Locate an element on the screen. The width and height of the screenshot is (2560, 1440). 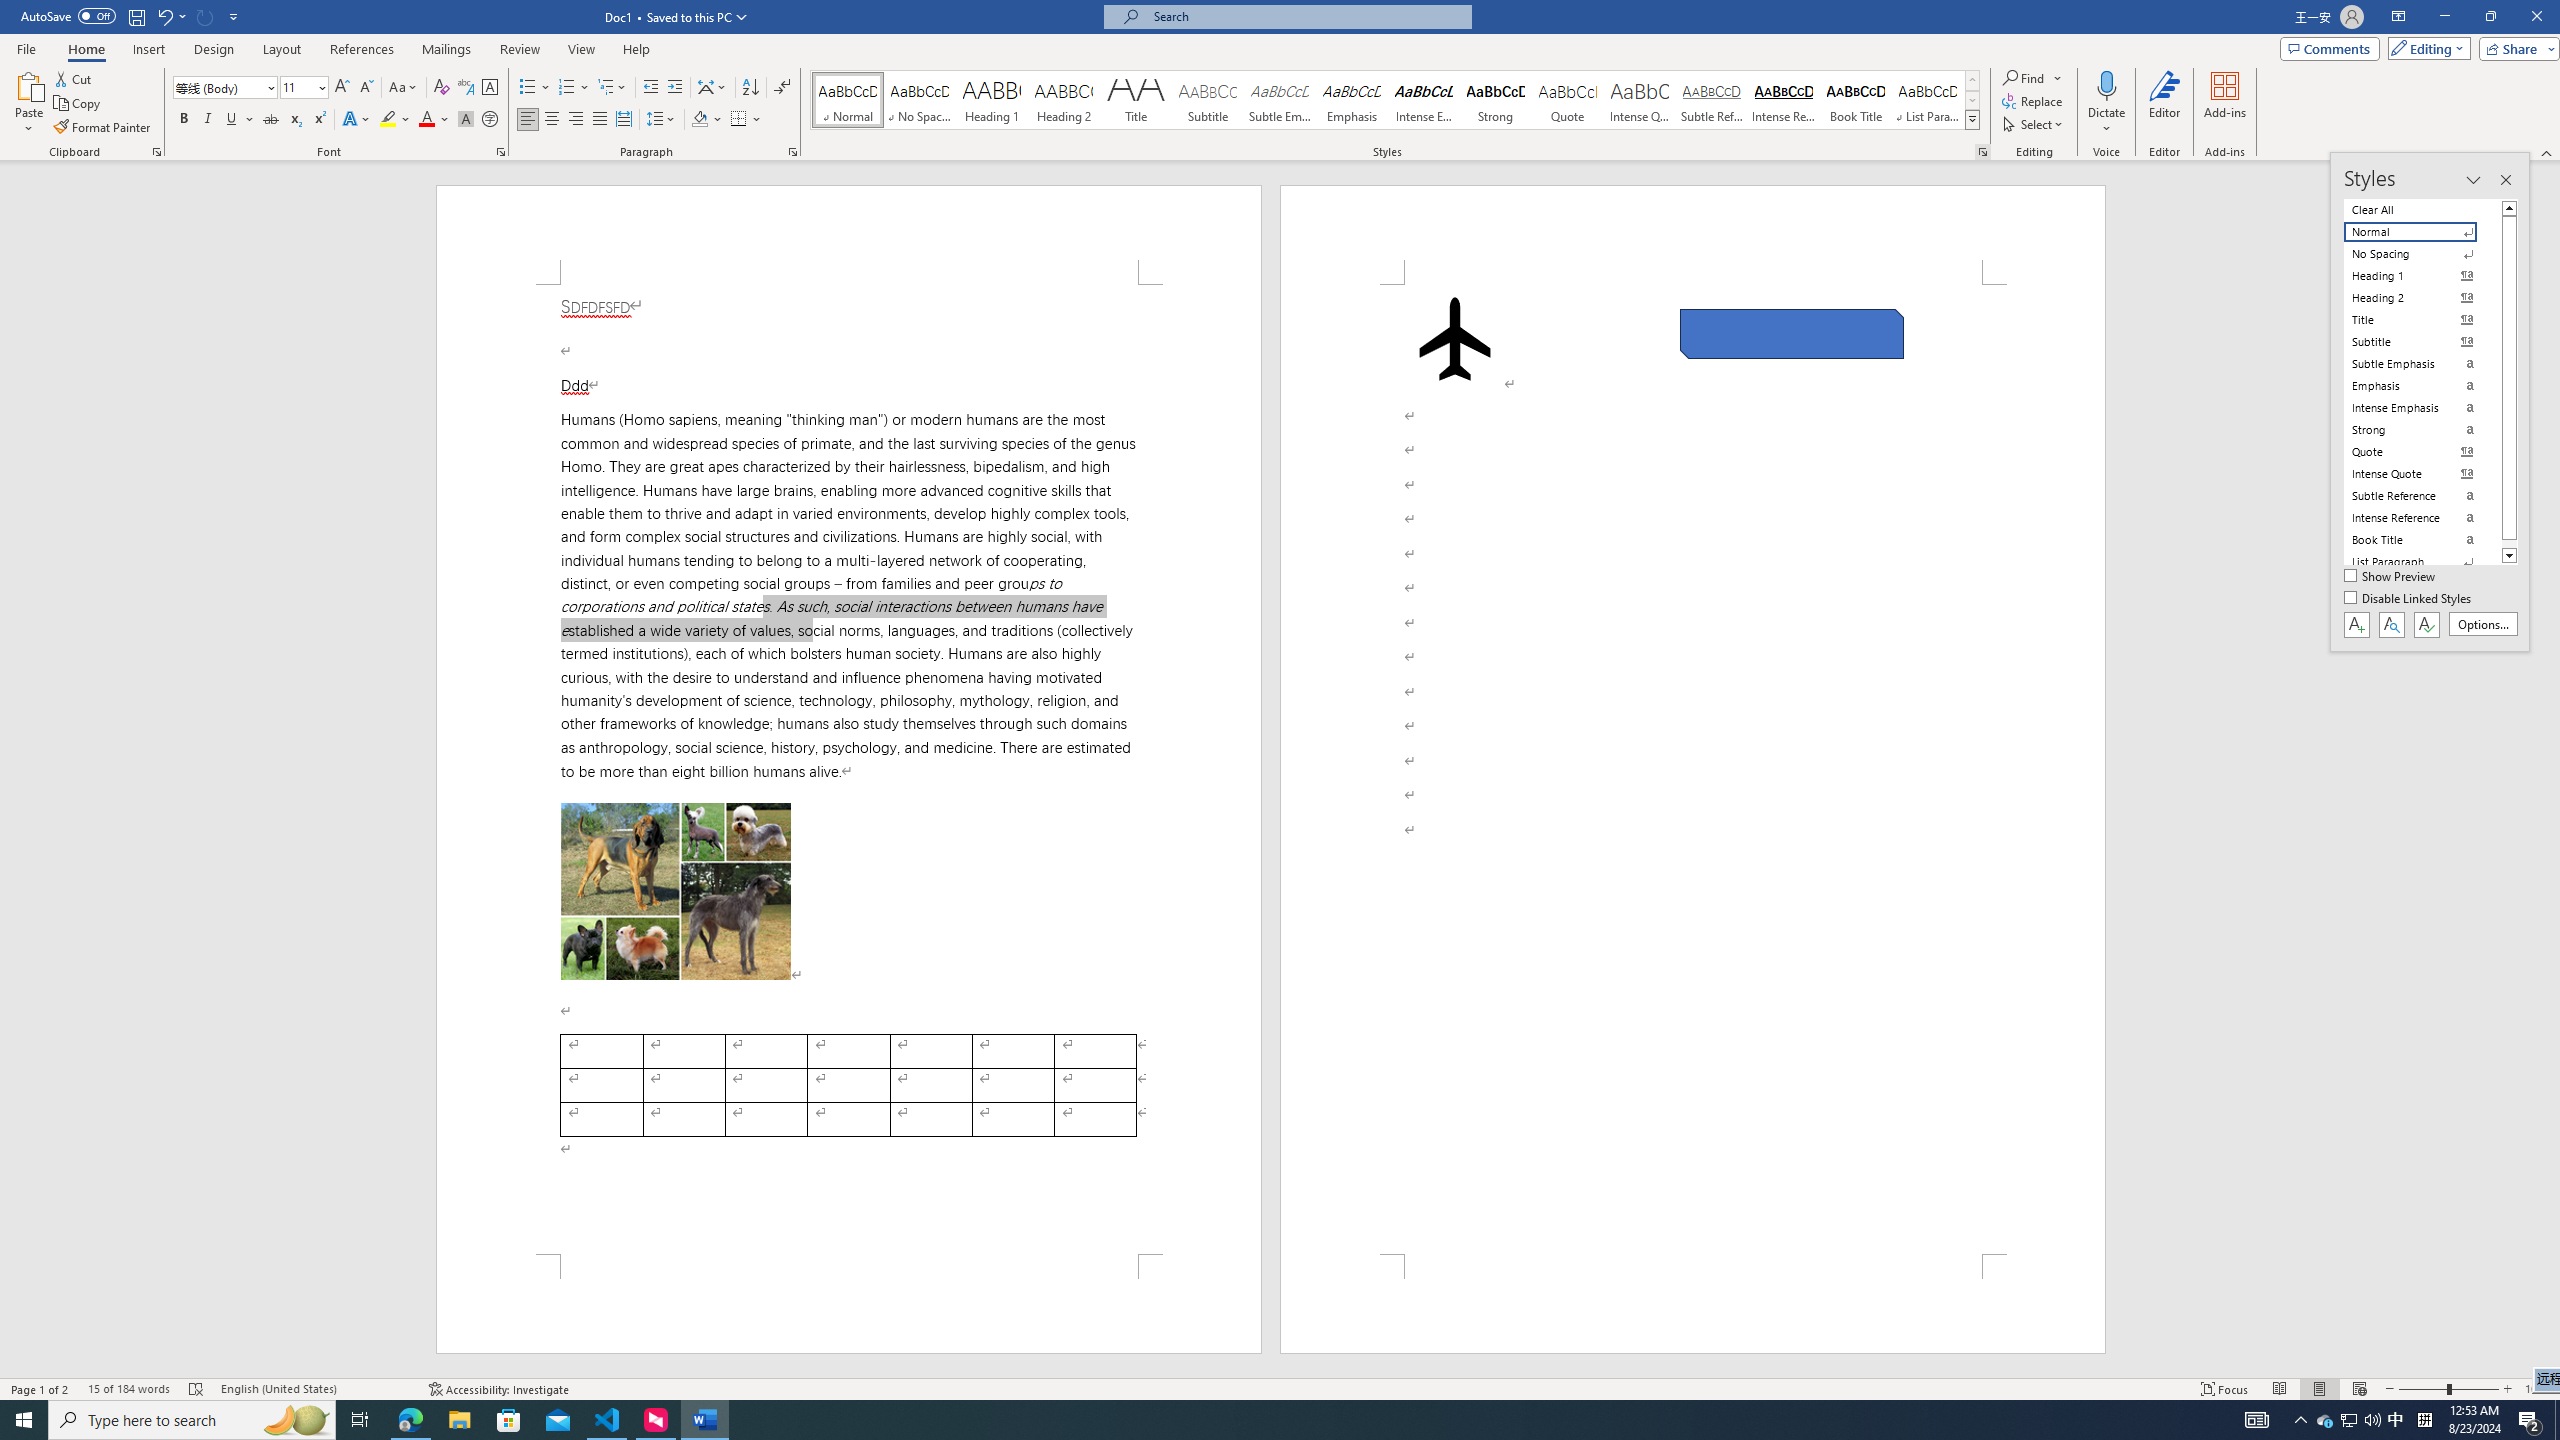
'Page 1 content' is located at coordinates (847, 769).